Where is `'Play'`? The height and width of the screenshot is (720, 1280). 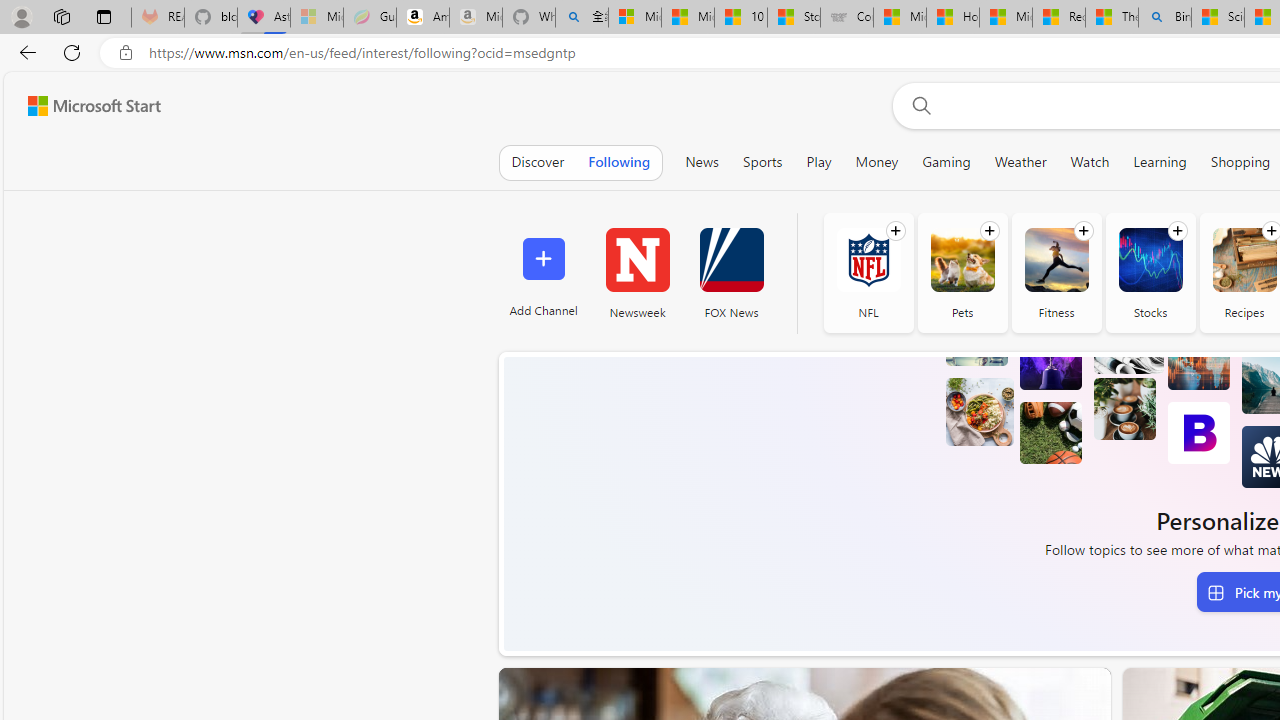 'Play' is located at coordinates (818, 161).